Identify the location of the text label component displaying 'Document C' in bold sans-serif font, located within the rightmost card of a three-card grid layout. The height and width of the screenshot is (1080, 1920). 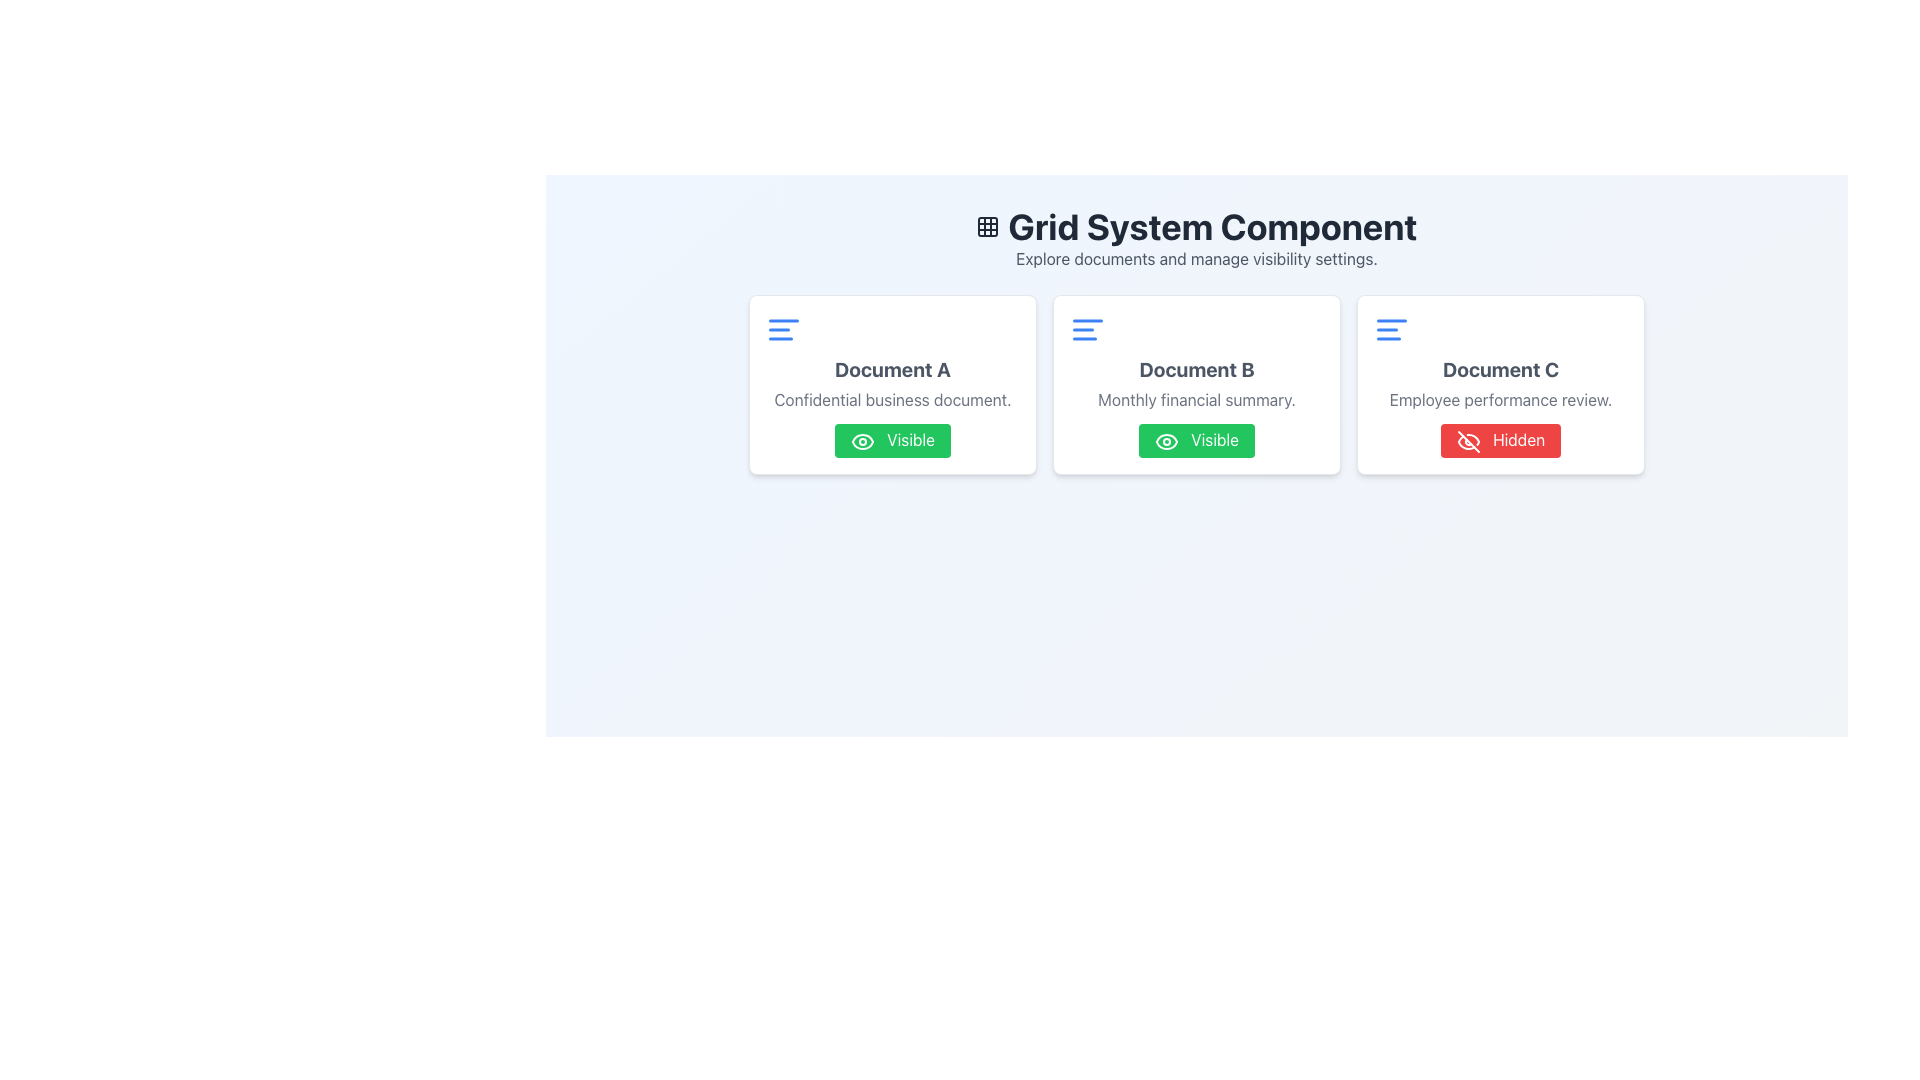
(1501, 370).